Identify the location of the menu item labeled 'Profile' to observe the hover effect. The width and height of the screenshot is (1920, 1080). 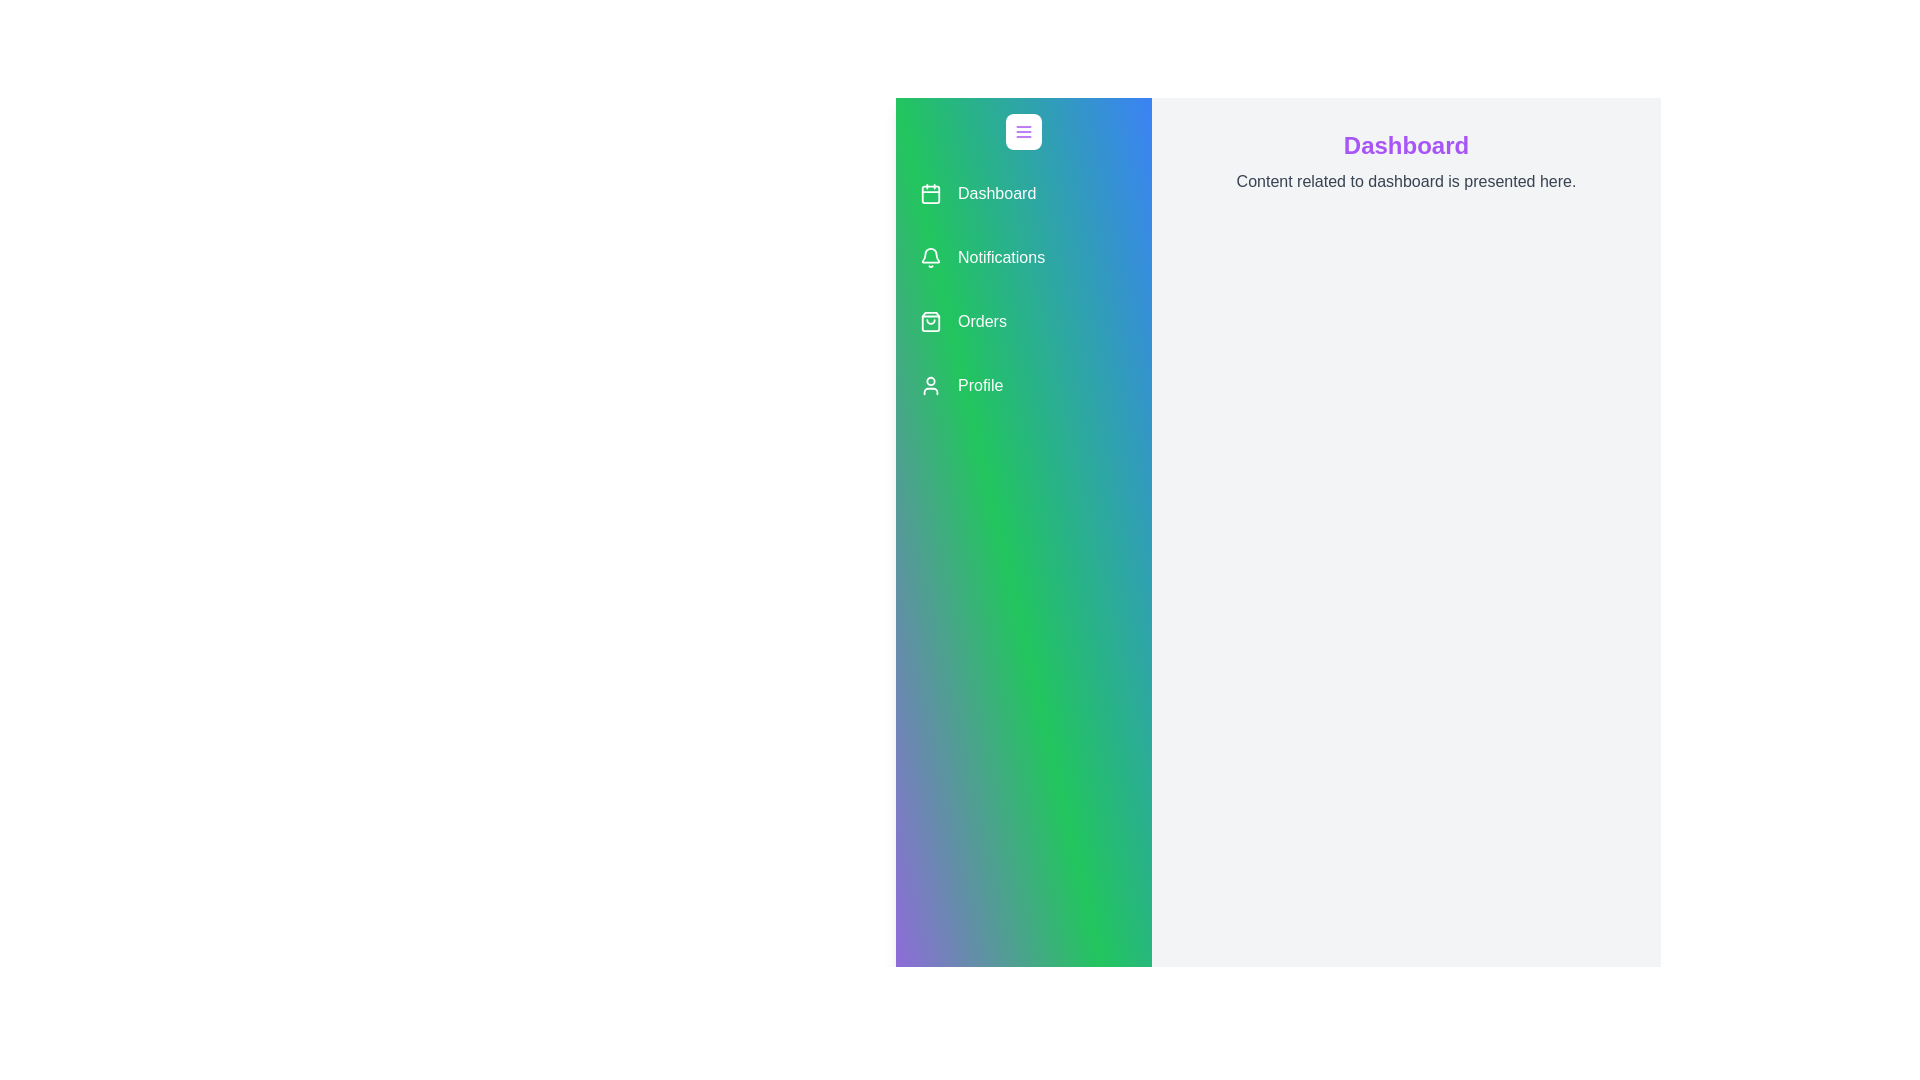
(1023, 385).